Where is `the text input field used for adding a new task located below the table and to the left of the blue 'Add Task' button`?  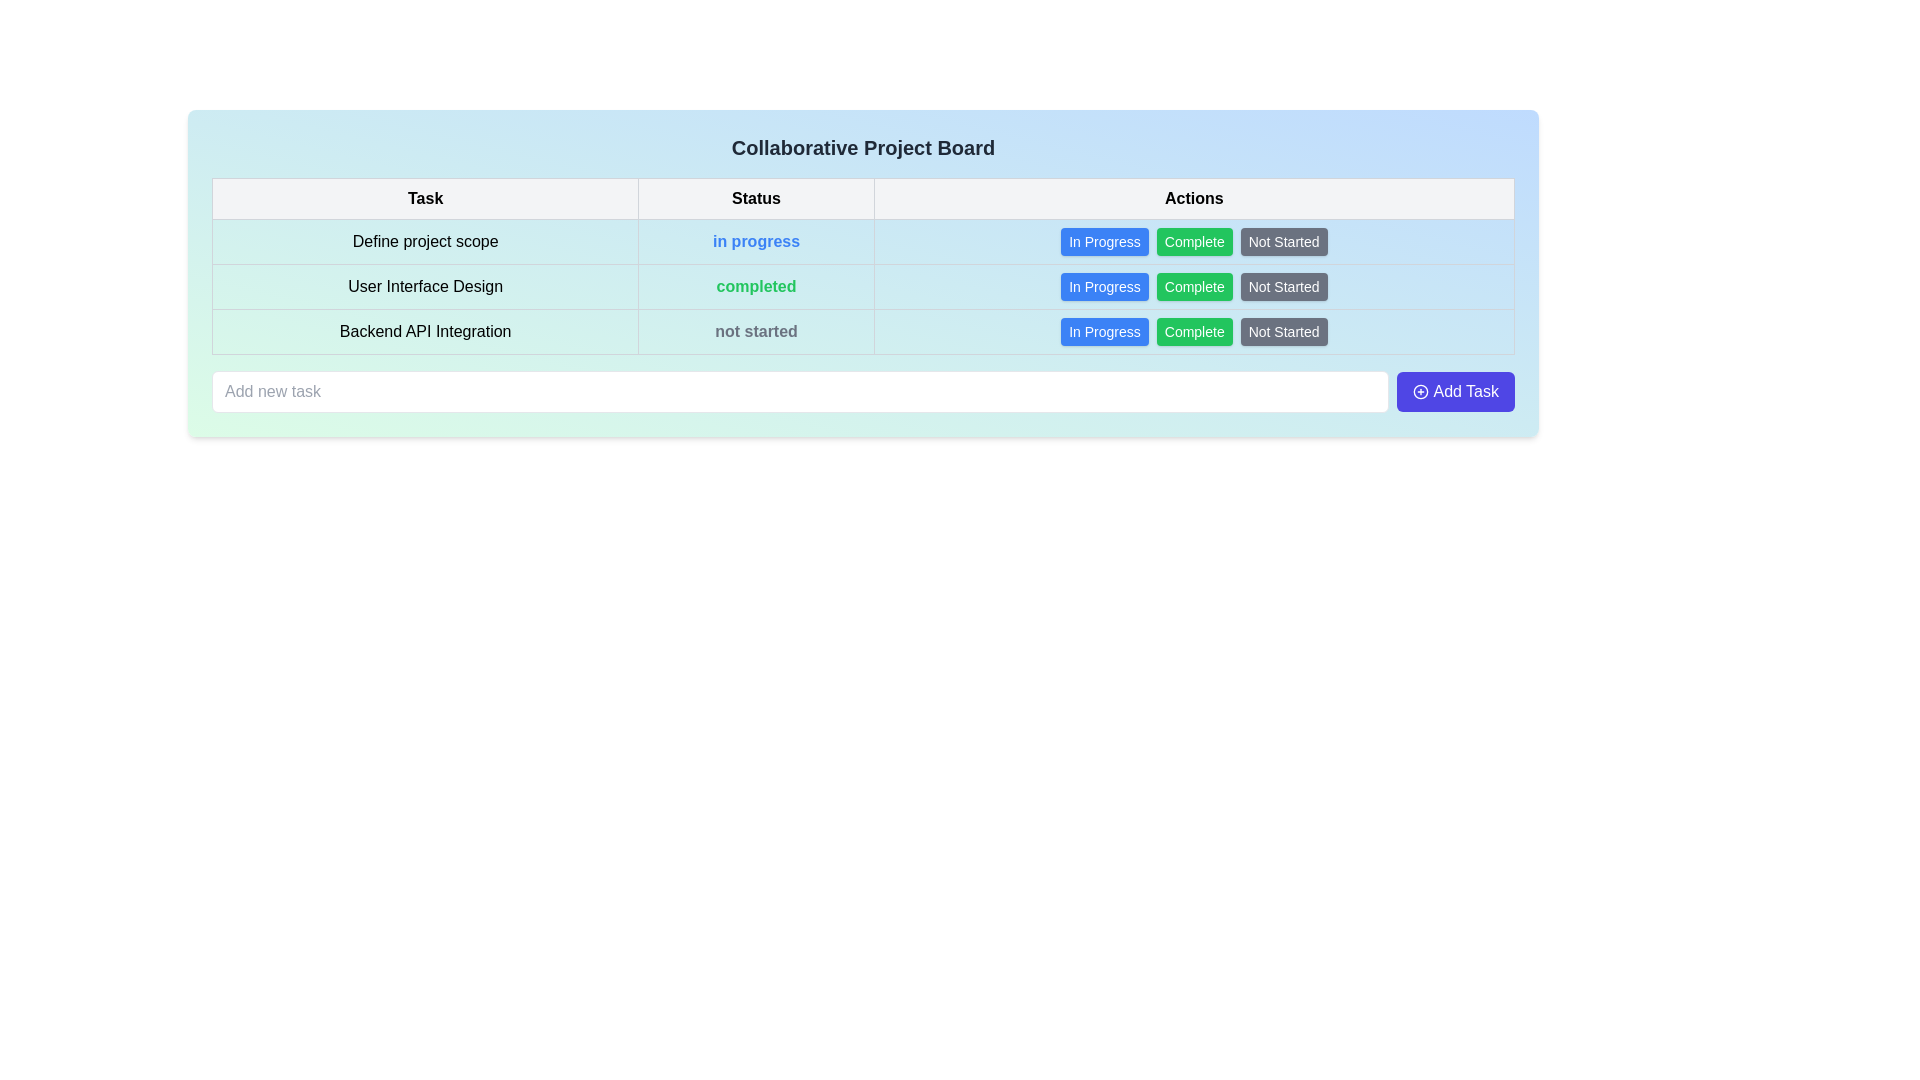
the text input field used for adding a new task located below the table and to the left of the blue 'Add Task' button is located at coordinates (800, 392).